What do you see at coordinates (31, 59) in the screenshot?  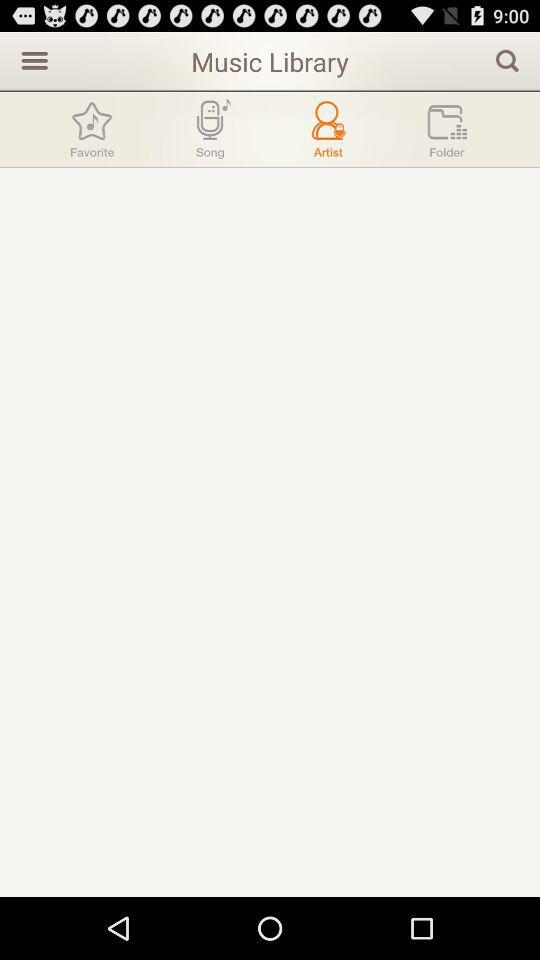 I see `settings` at bounding box center [31, 59].